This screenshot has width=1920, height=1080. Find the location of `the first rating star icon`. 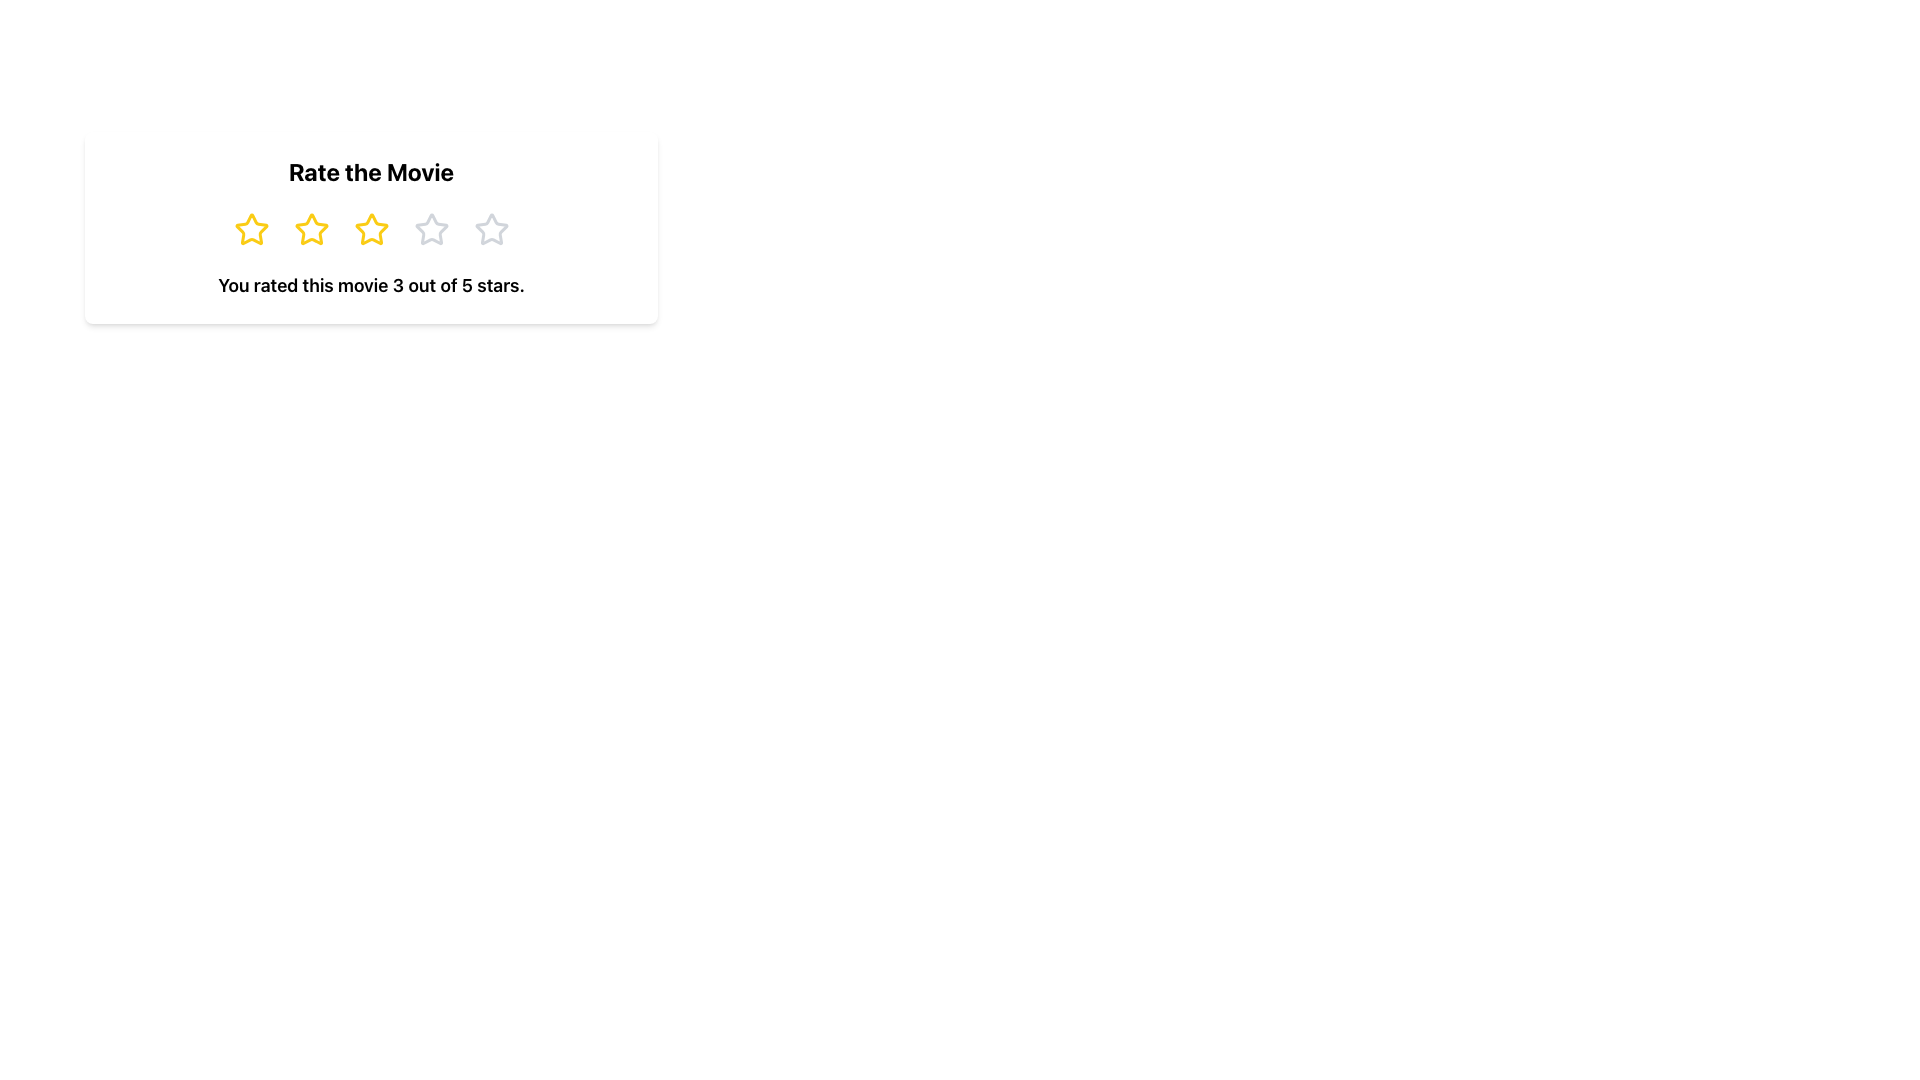

the first rating star icon is located at coordinates (250, 229).